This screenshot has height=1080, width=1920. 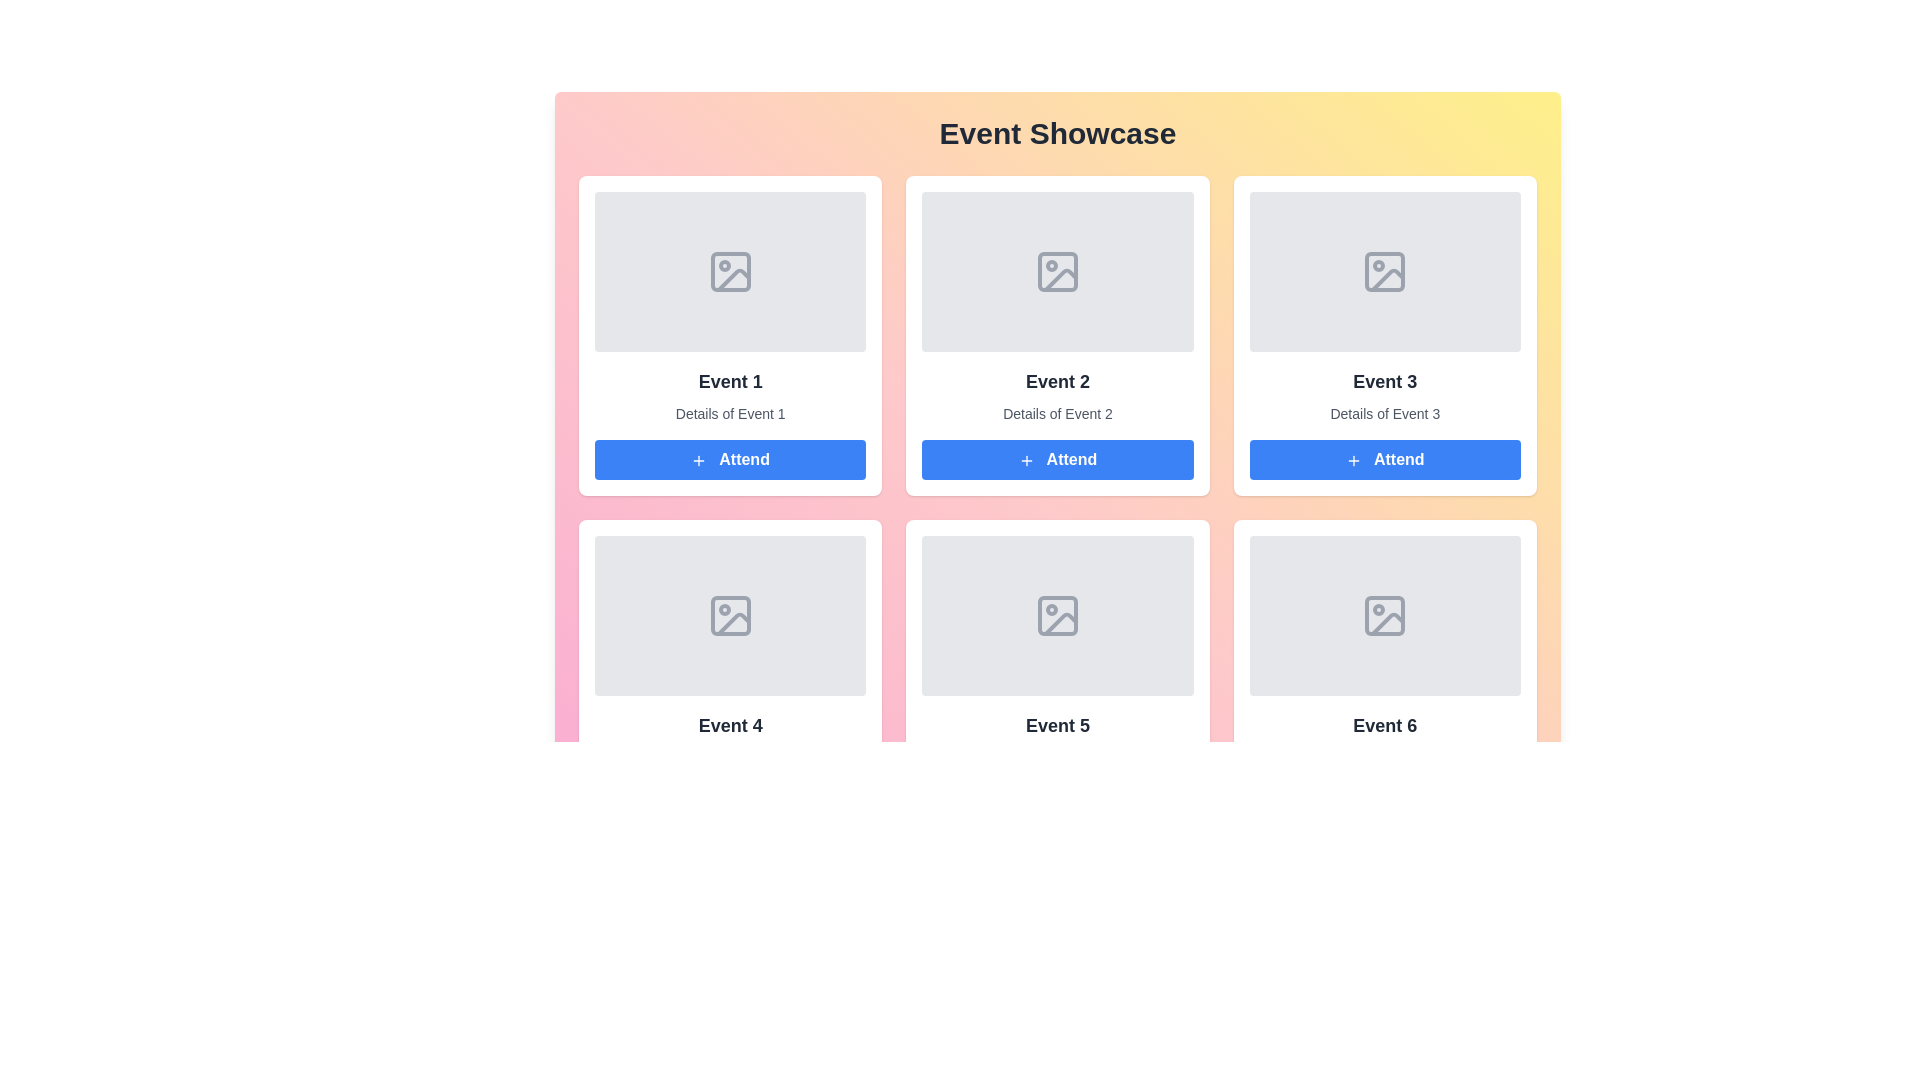 I want to click on the addition icon within the 'Attend' button for 'Event 2' located in the second column of the first row in the Event Showcase layout, so click(x=1026, y=460).